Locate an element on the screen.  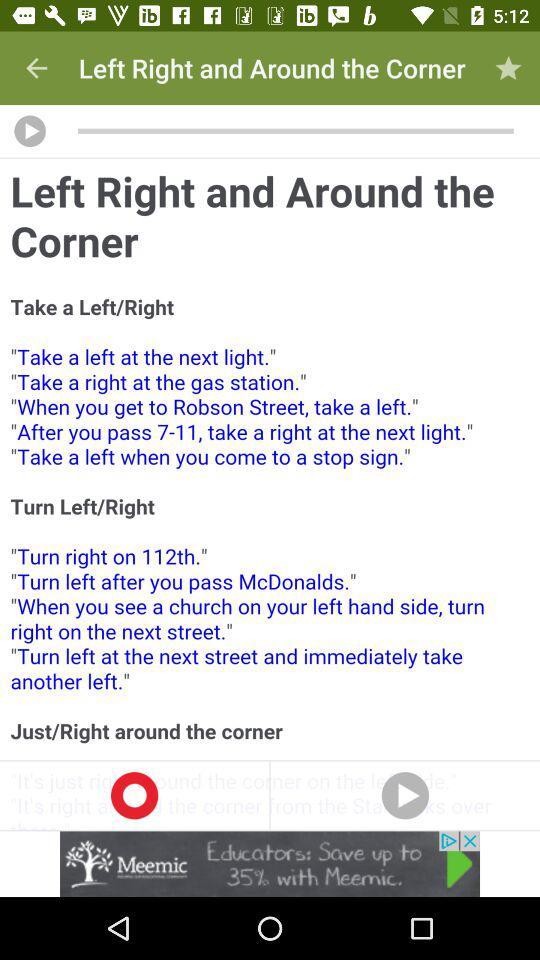
the explore icon is located at coordinates (134, 795).